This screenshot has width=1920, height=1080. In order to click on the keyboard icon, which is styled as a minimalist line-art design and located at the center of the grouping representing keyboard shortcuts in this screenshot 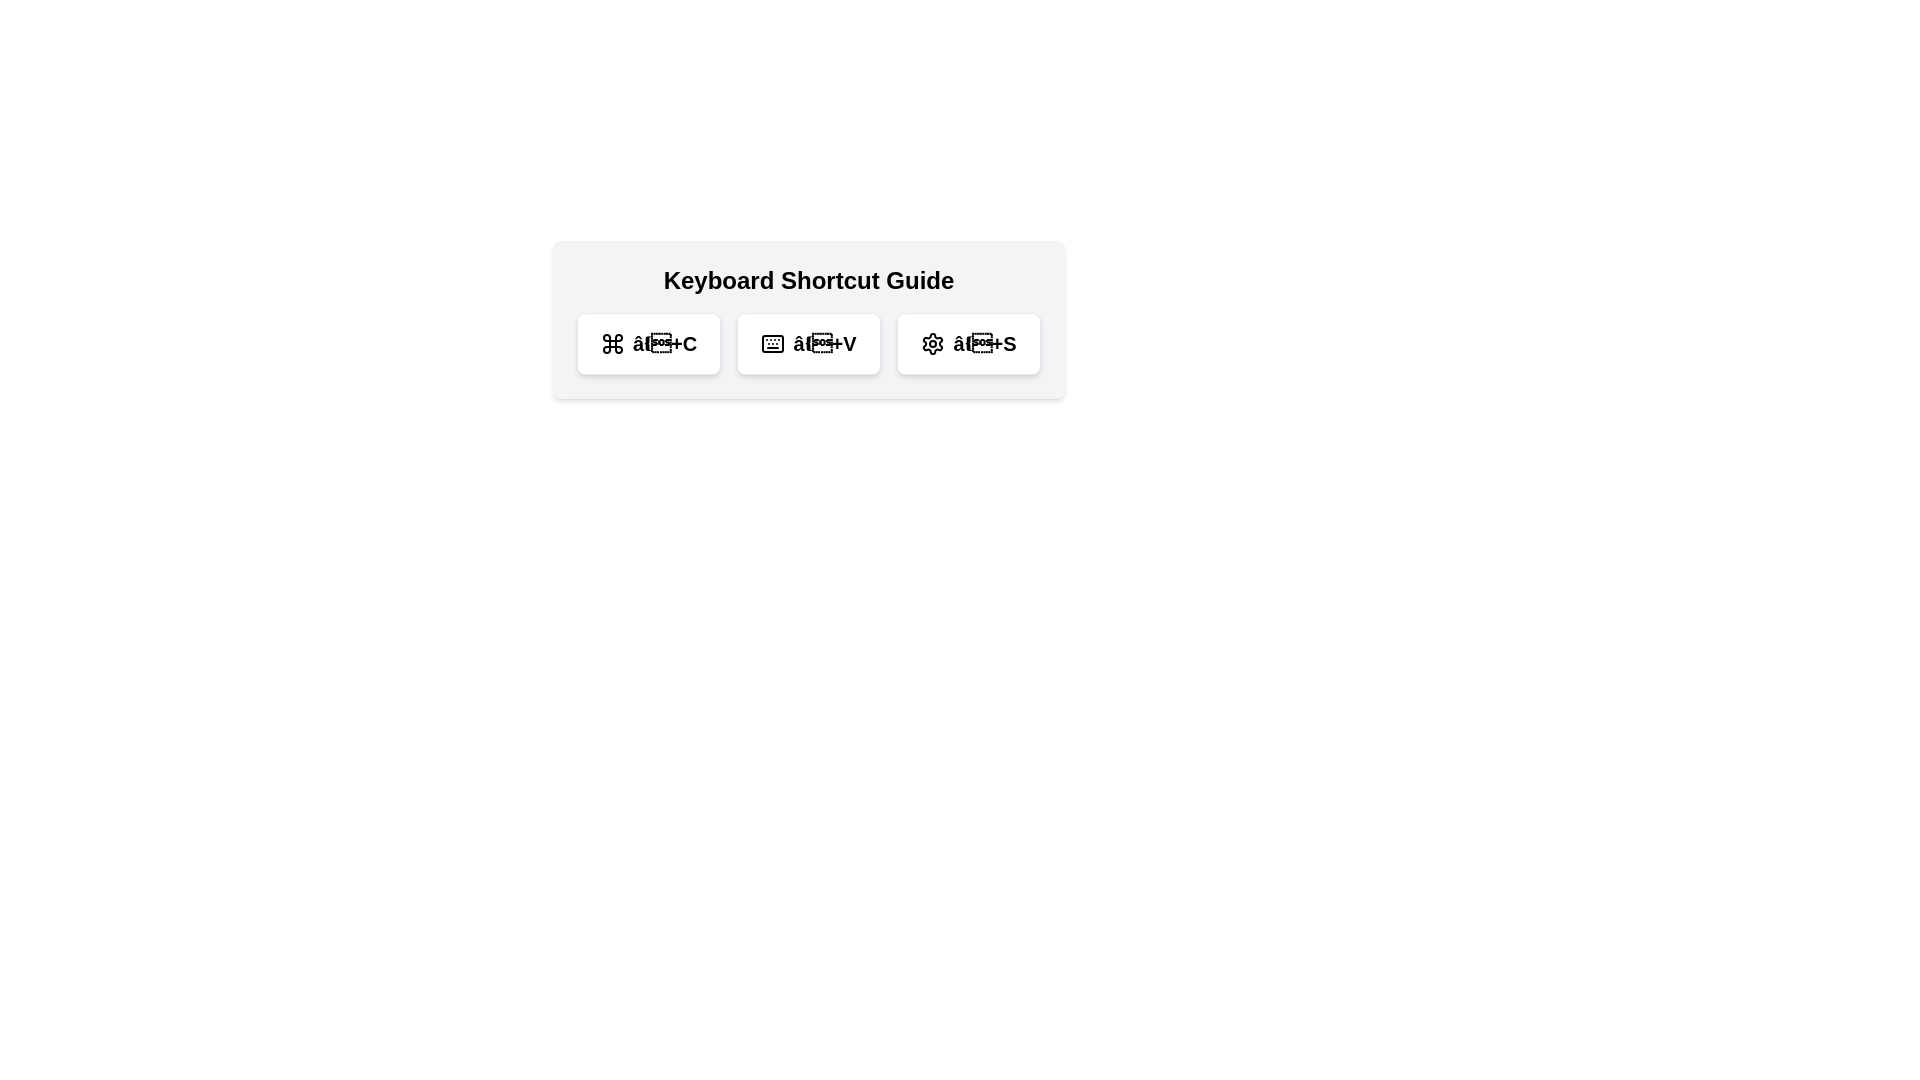, I will do `click(772, 342)`.